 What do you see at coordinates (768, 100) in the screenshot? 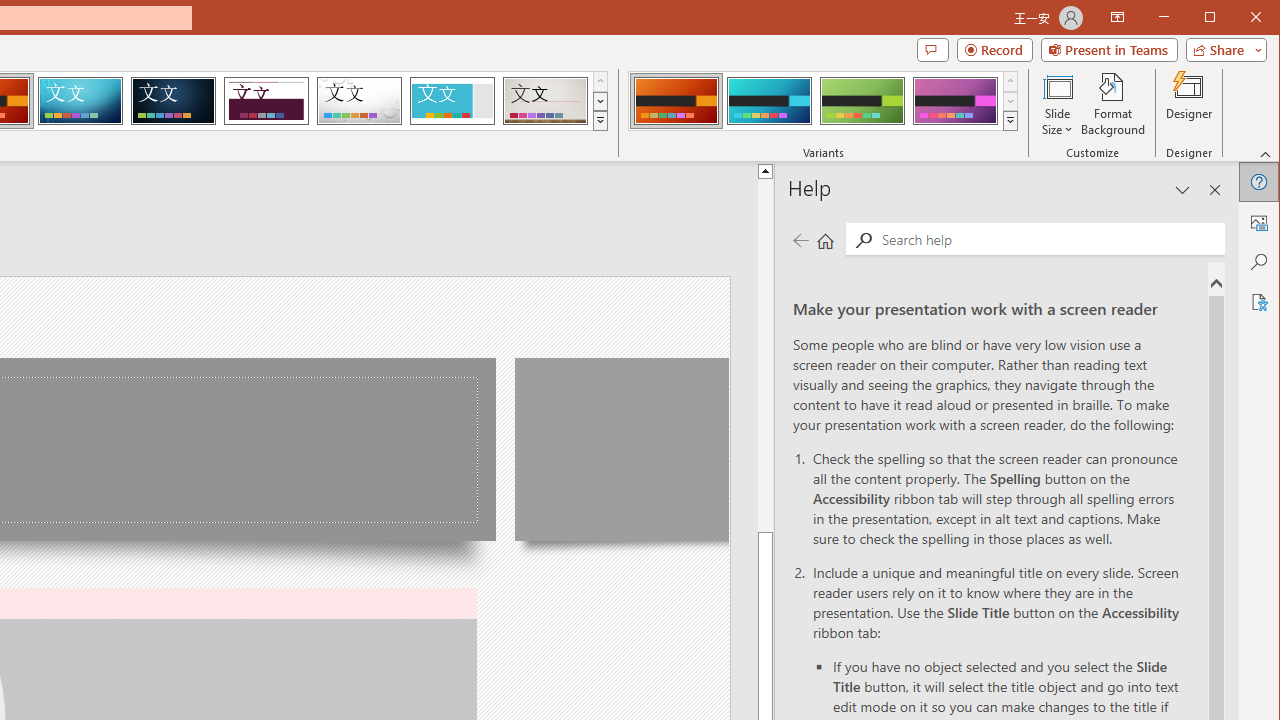
I see `'Berlin Variant 2'` at bounding box center [768, 100].